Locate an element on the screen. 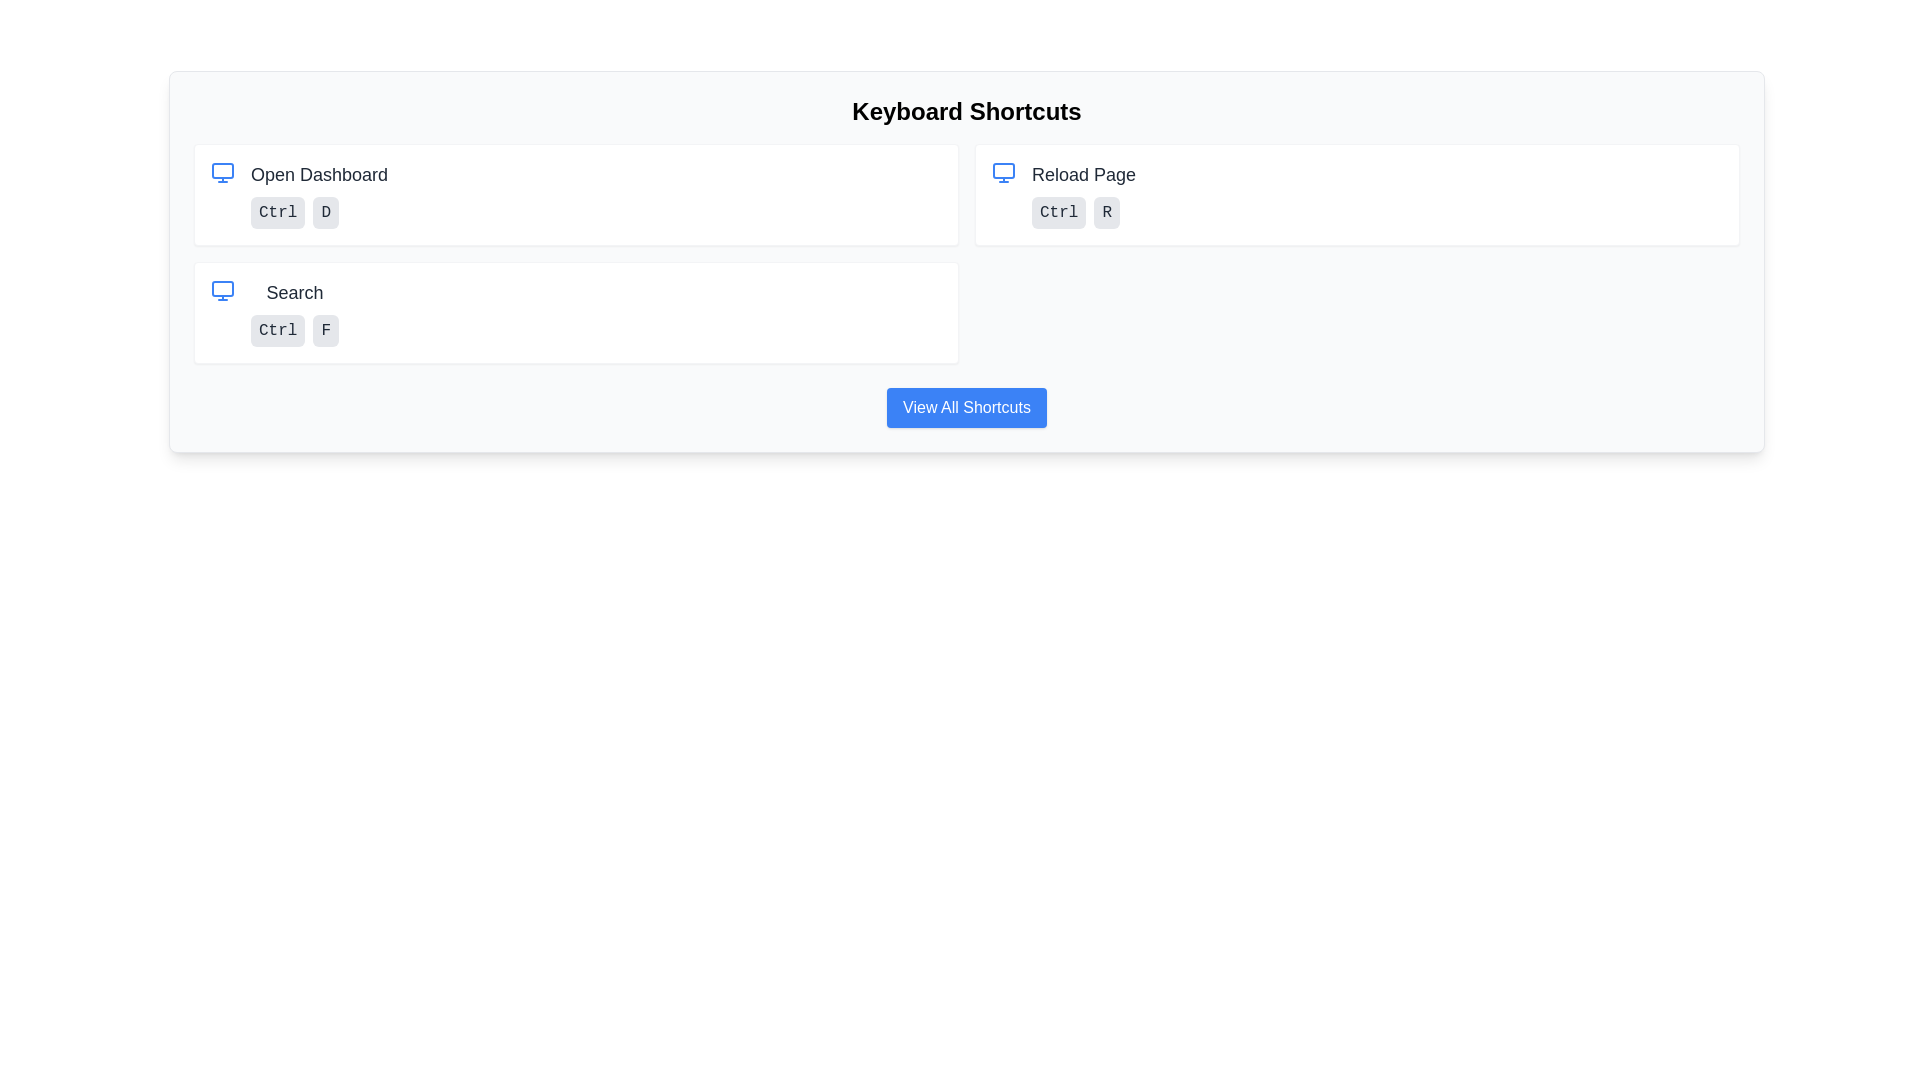 The width and height of the screenshot is (1920, 1080). the 'Search' keyboard shortcut label, which is centrally aligned in the second row of shortcut information, located between 'Open Dashboard' and 'Ctrl F' labels is located at coordinates (294, 293).